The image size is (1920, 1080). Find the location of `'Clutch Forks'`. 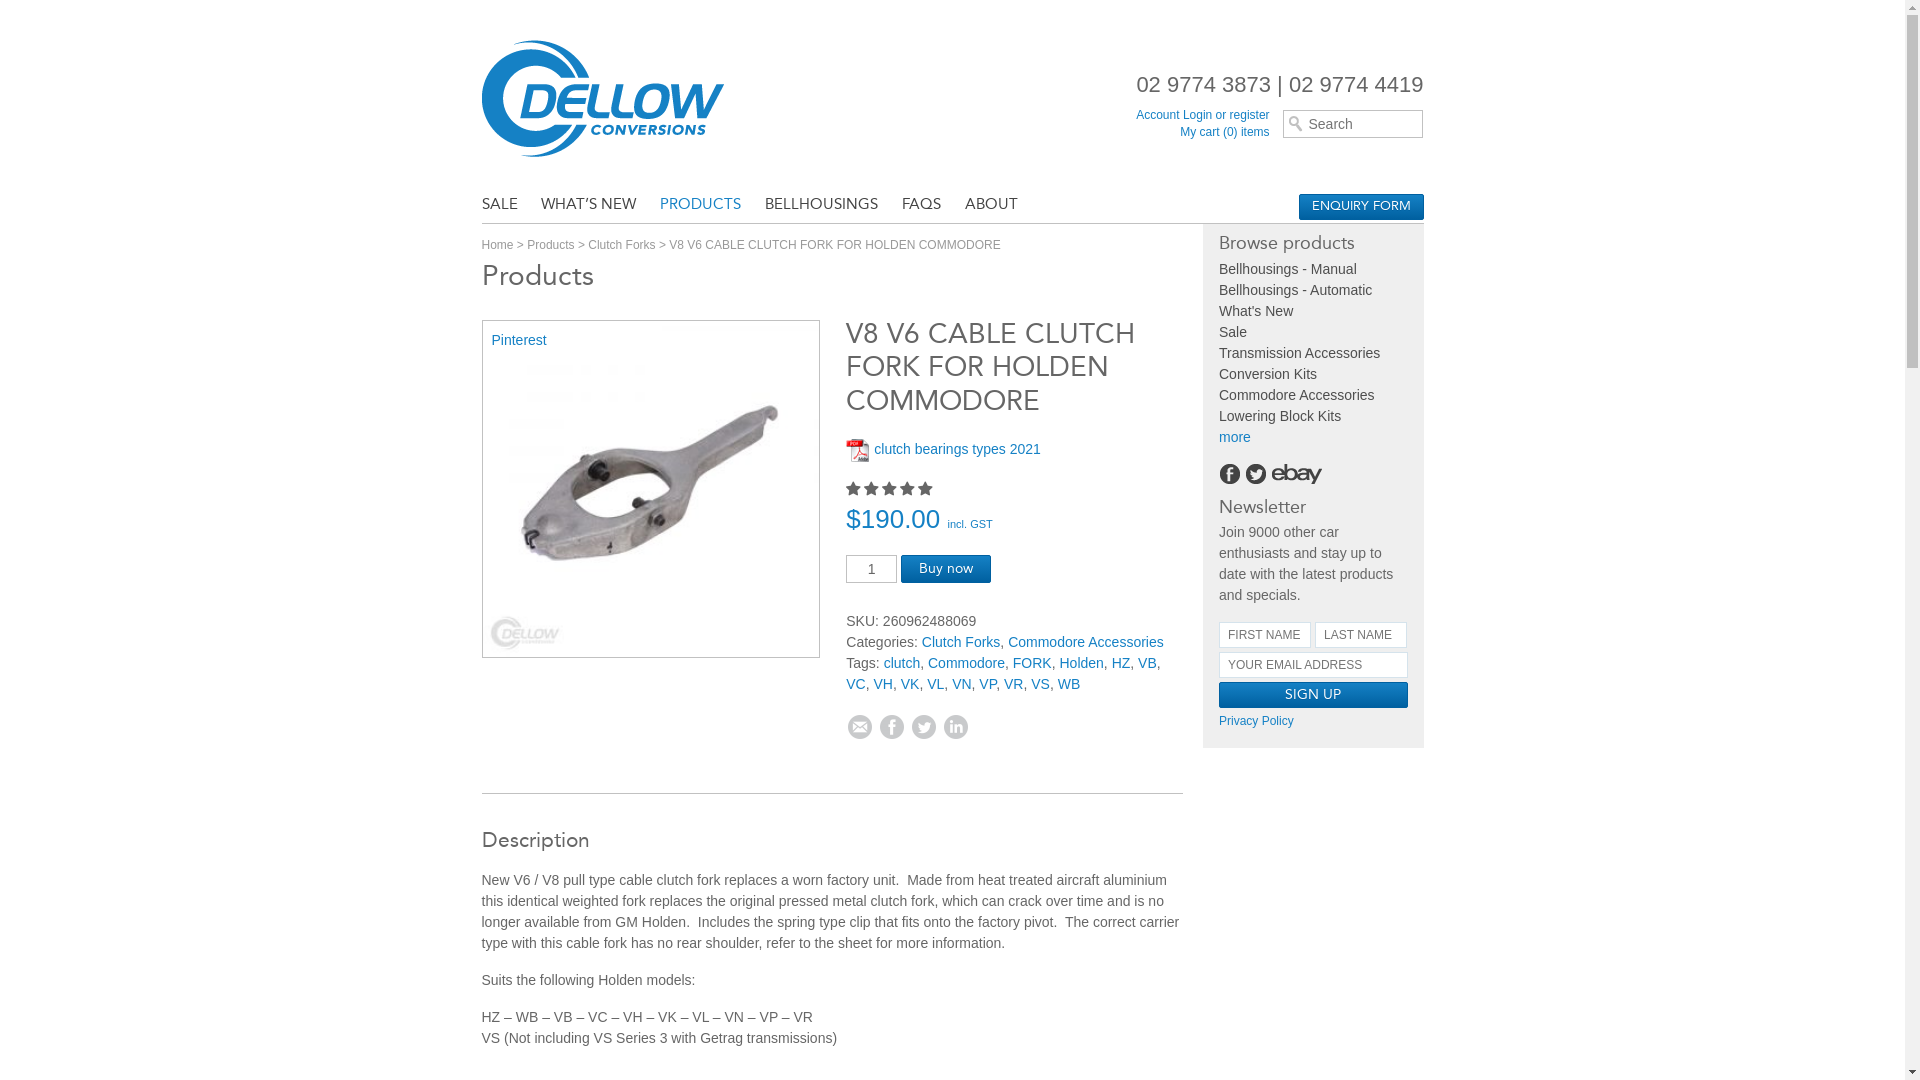

'Clutch Forks' is located at coordinates (620, 244).